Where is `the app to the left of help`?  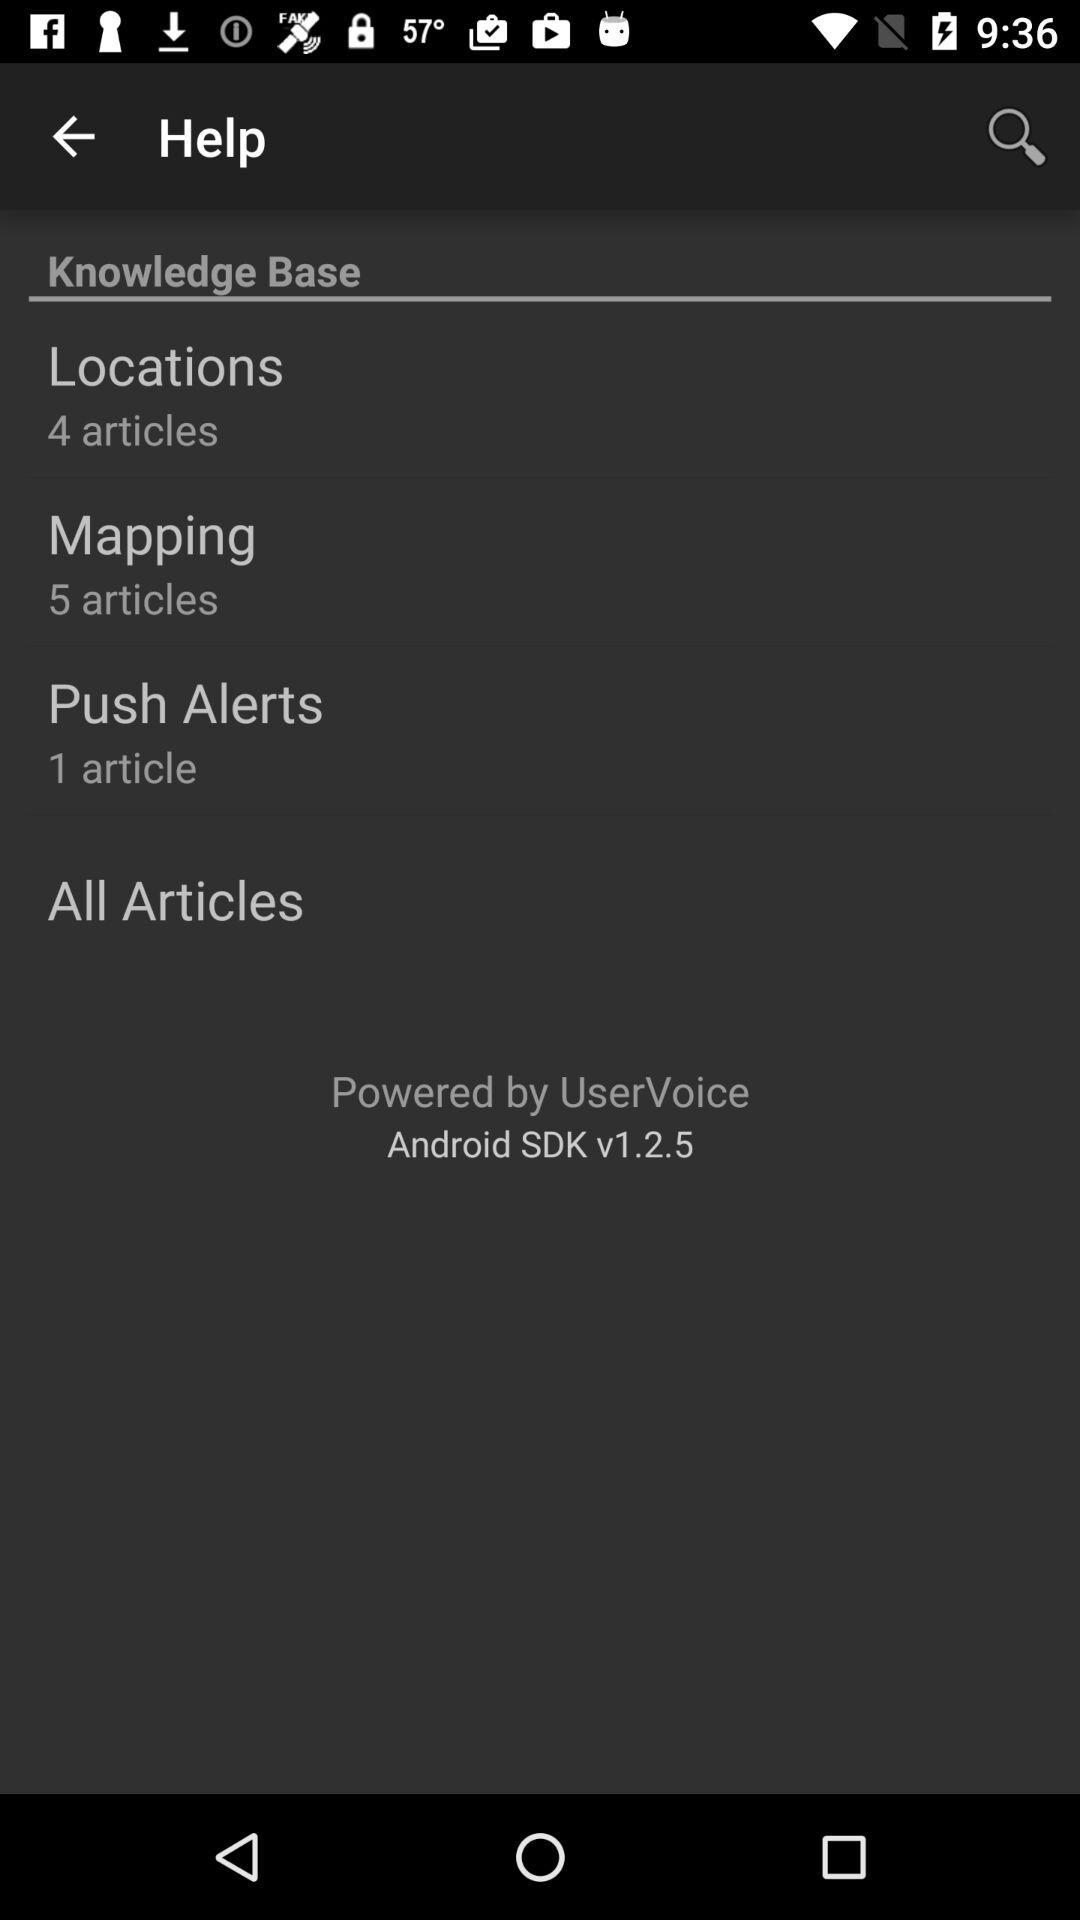
the app to the left of help is located at coordinates (72, 135).